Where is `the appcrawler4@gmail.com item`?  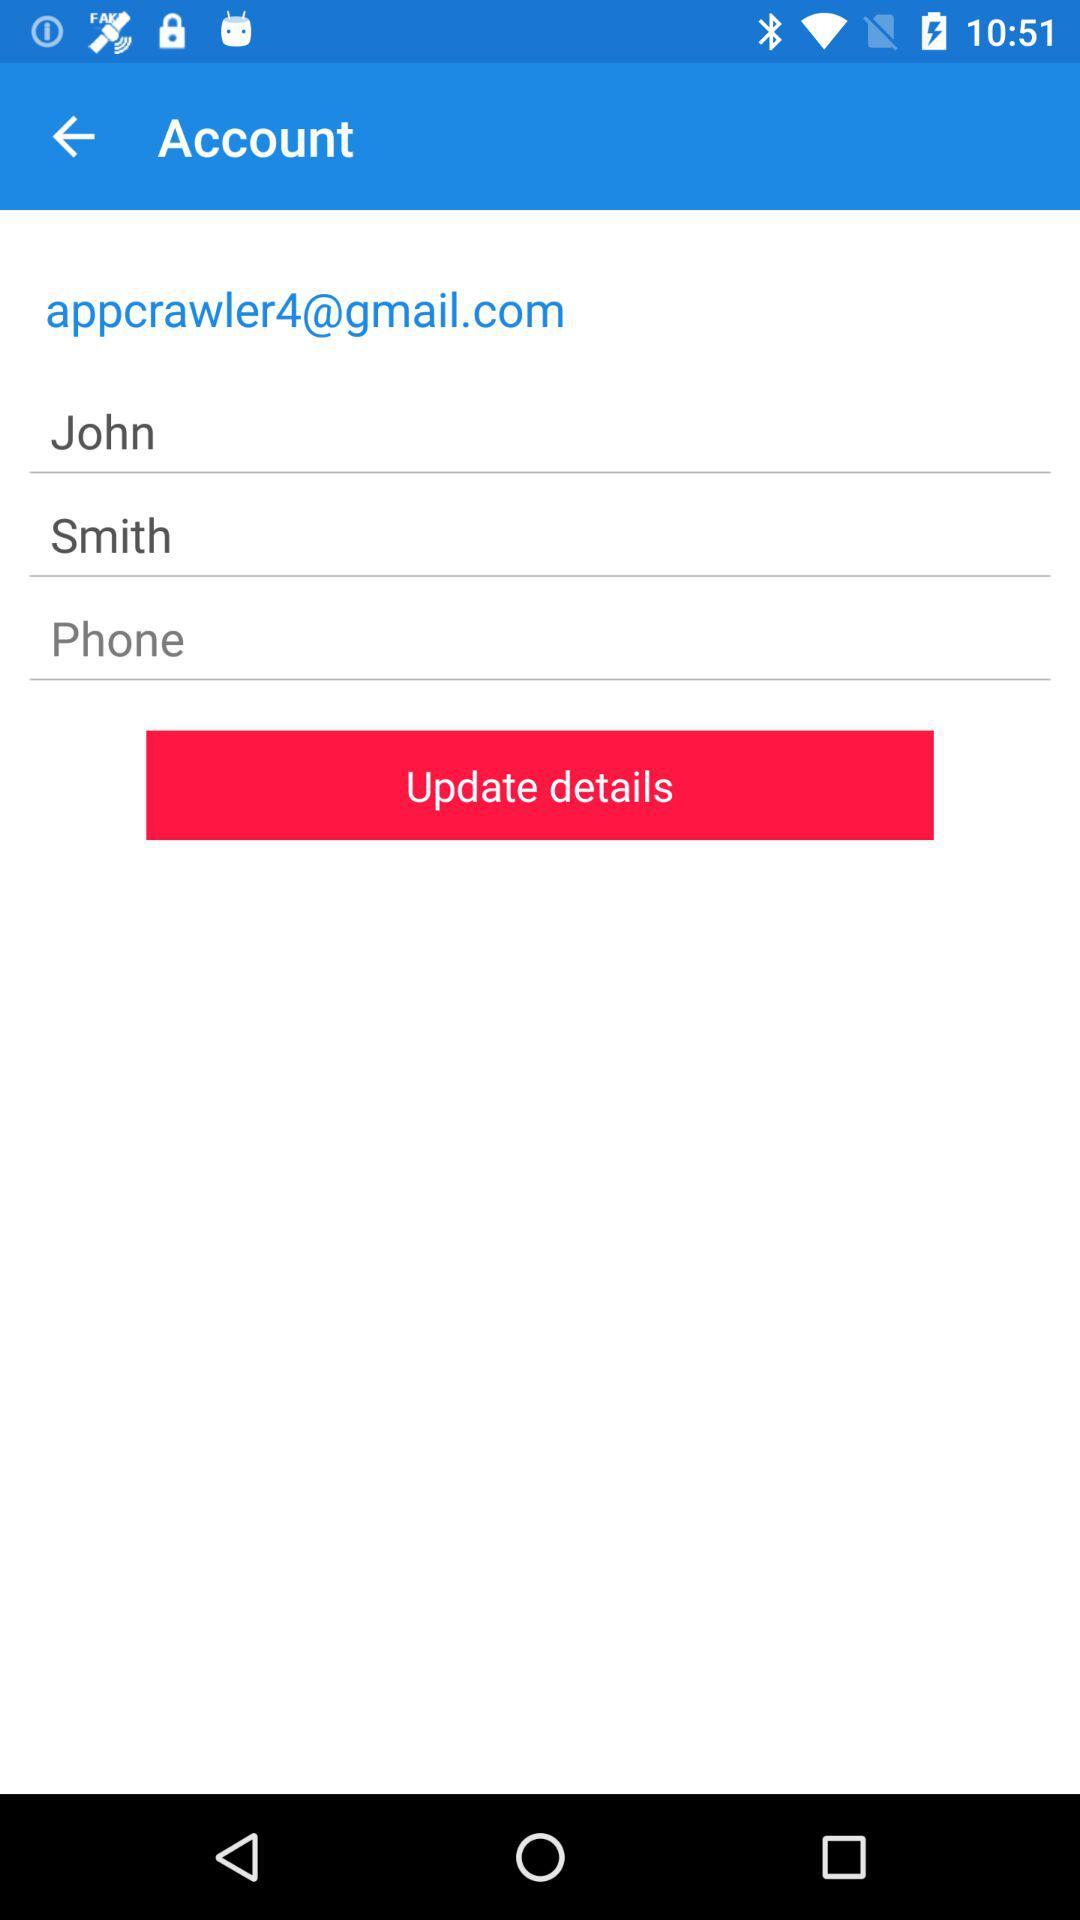 the appcrawler4@gmail.com item is located at coordinates (540, 307).